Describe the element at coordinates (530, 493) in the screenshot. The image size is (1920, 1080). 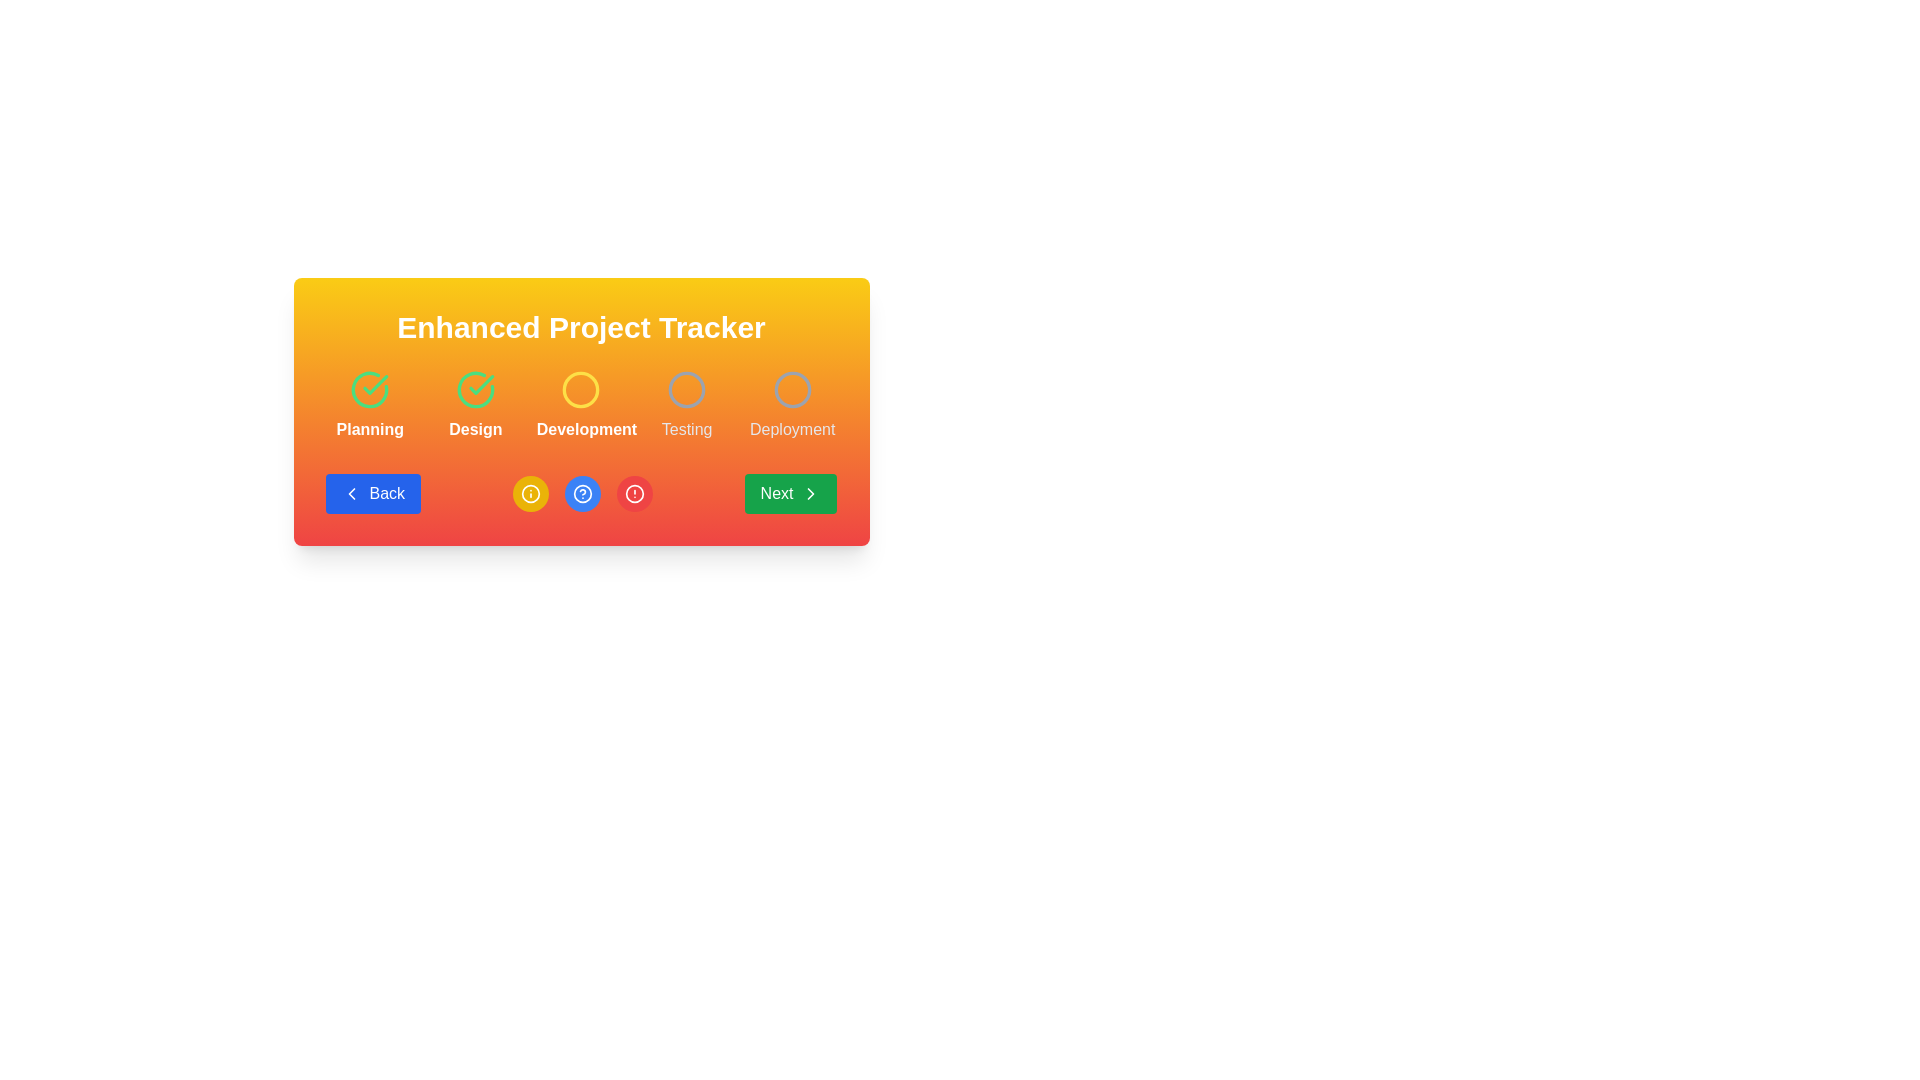
I see `the circular informational icon button, which has a yellow background and contains an 'i' symbol` at that location.